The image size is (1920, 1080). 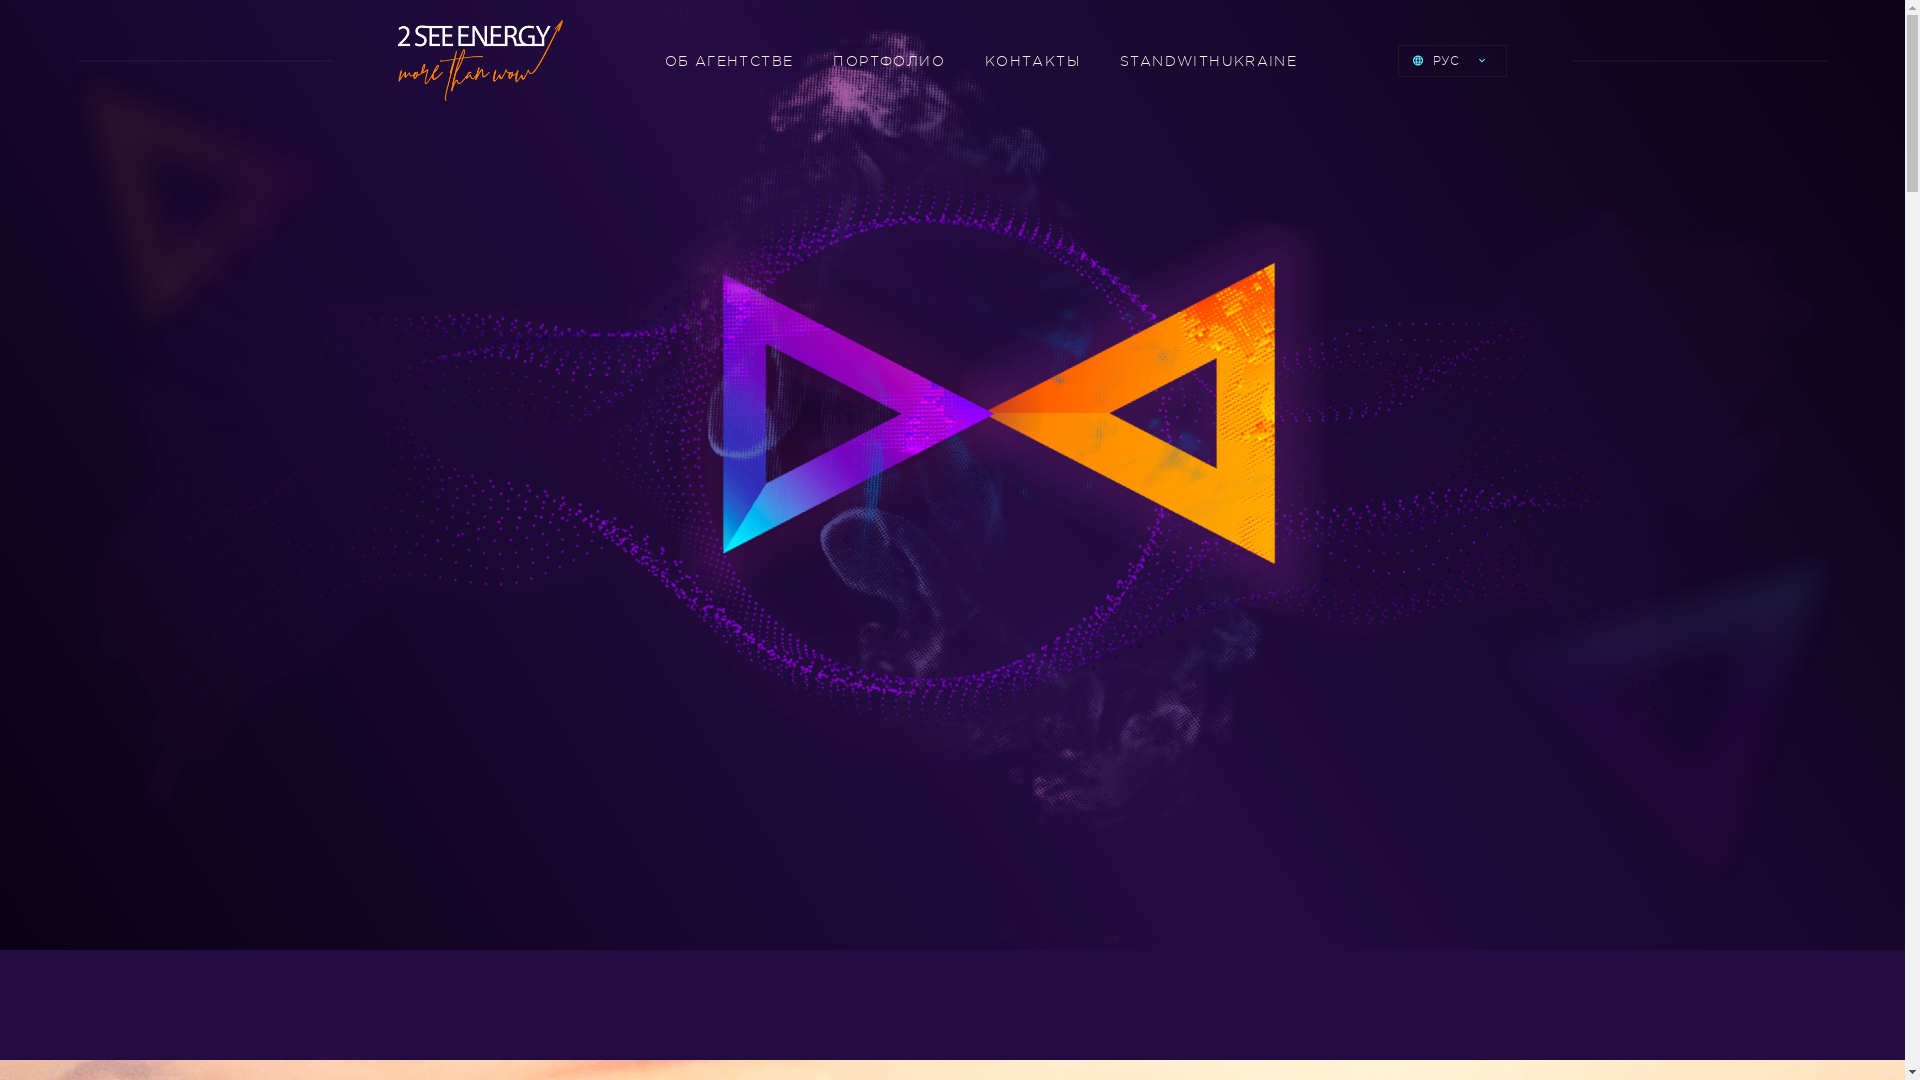 What do you see at coordinates (1207, 59) in the screenshot?
I see `'STANDWITHUKRAINE'` at bounding box center [1207, 59].